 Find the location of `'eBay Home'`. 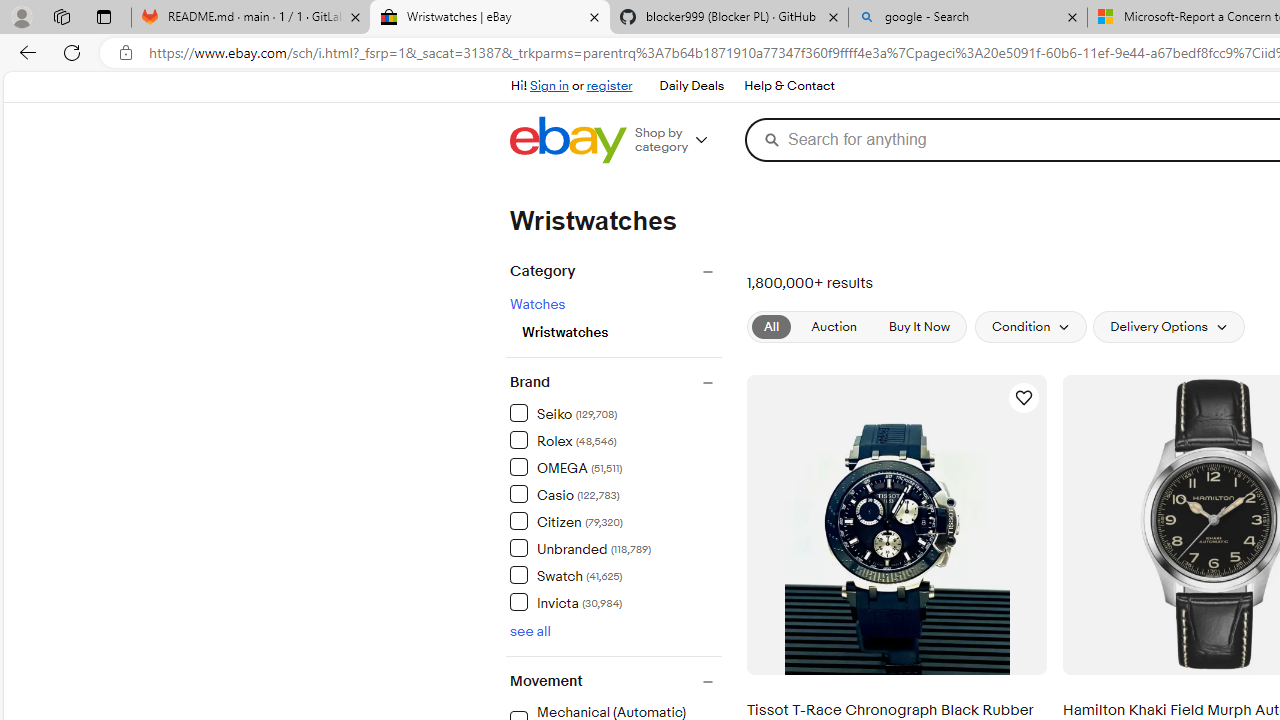

'eBay Home' is located at coordinates (567, 139).